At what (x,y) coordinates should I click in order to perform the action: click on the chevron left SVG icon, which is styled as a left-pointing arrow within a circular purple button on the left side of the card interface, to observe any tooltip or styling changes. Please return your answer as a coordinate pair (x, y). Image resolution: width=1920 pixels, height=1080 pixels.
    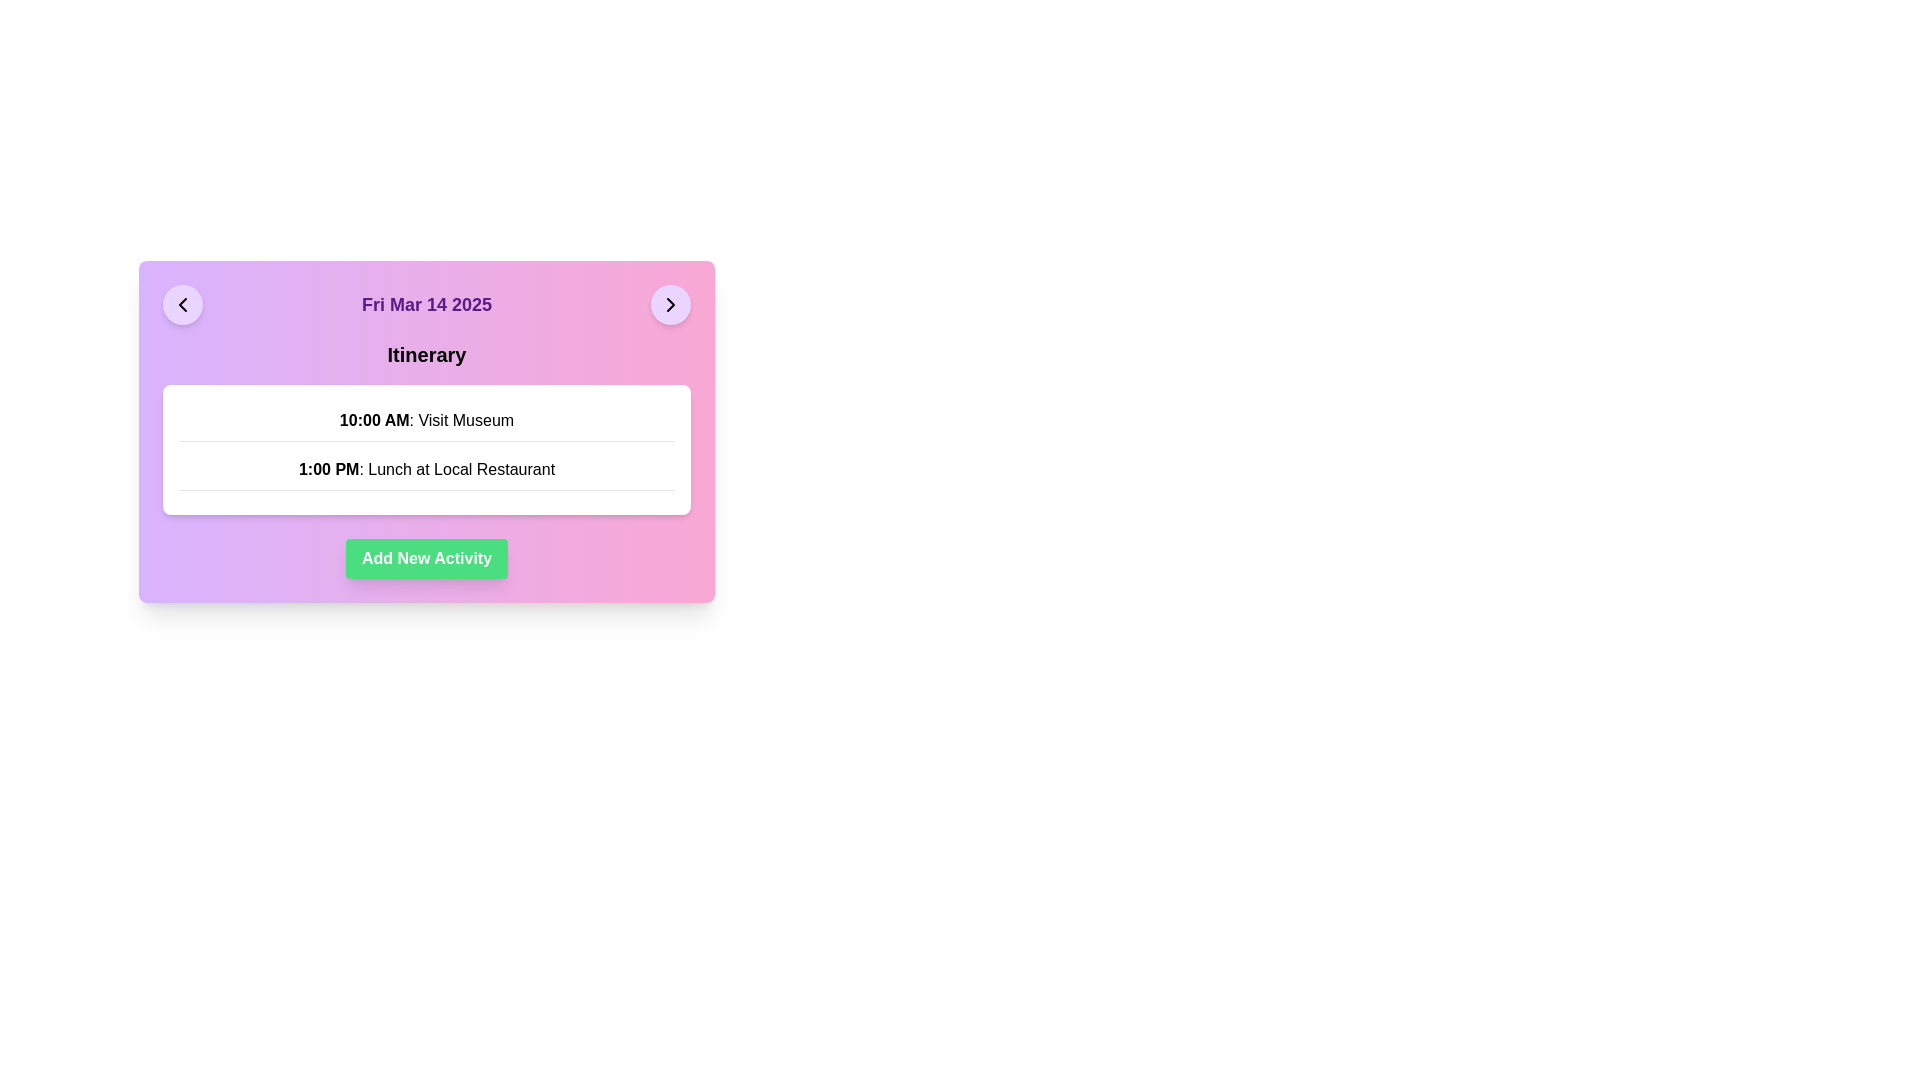
    Looking at the image, I should click on (182, 304).